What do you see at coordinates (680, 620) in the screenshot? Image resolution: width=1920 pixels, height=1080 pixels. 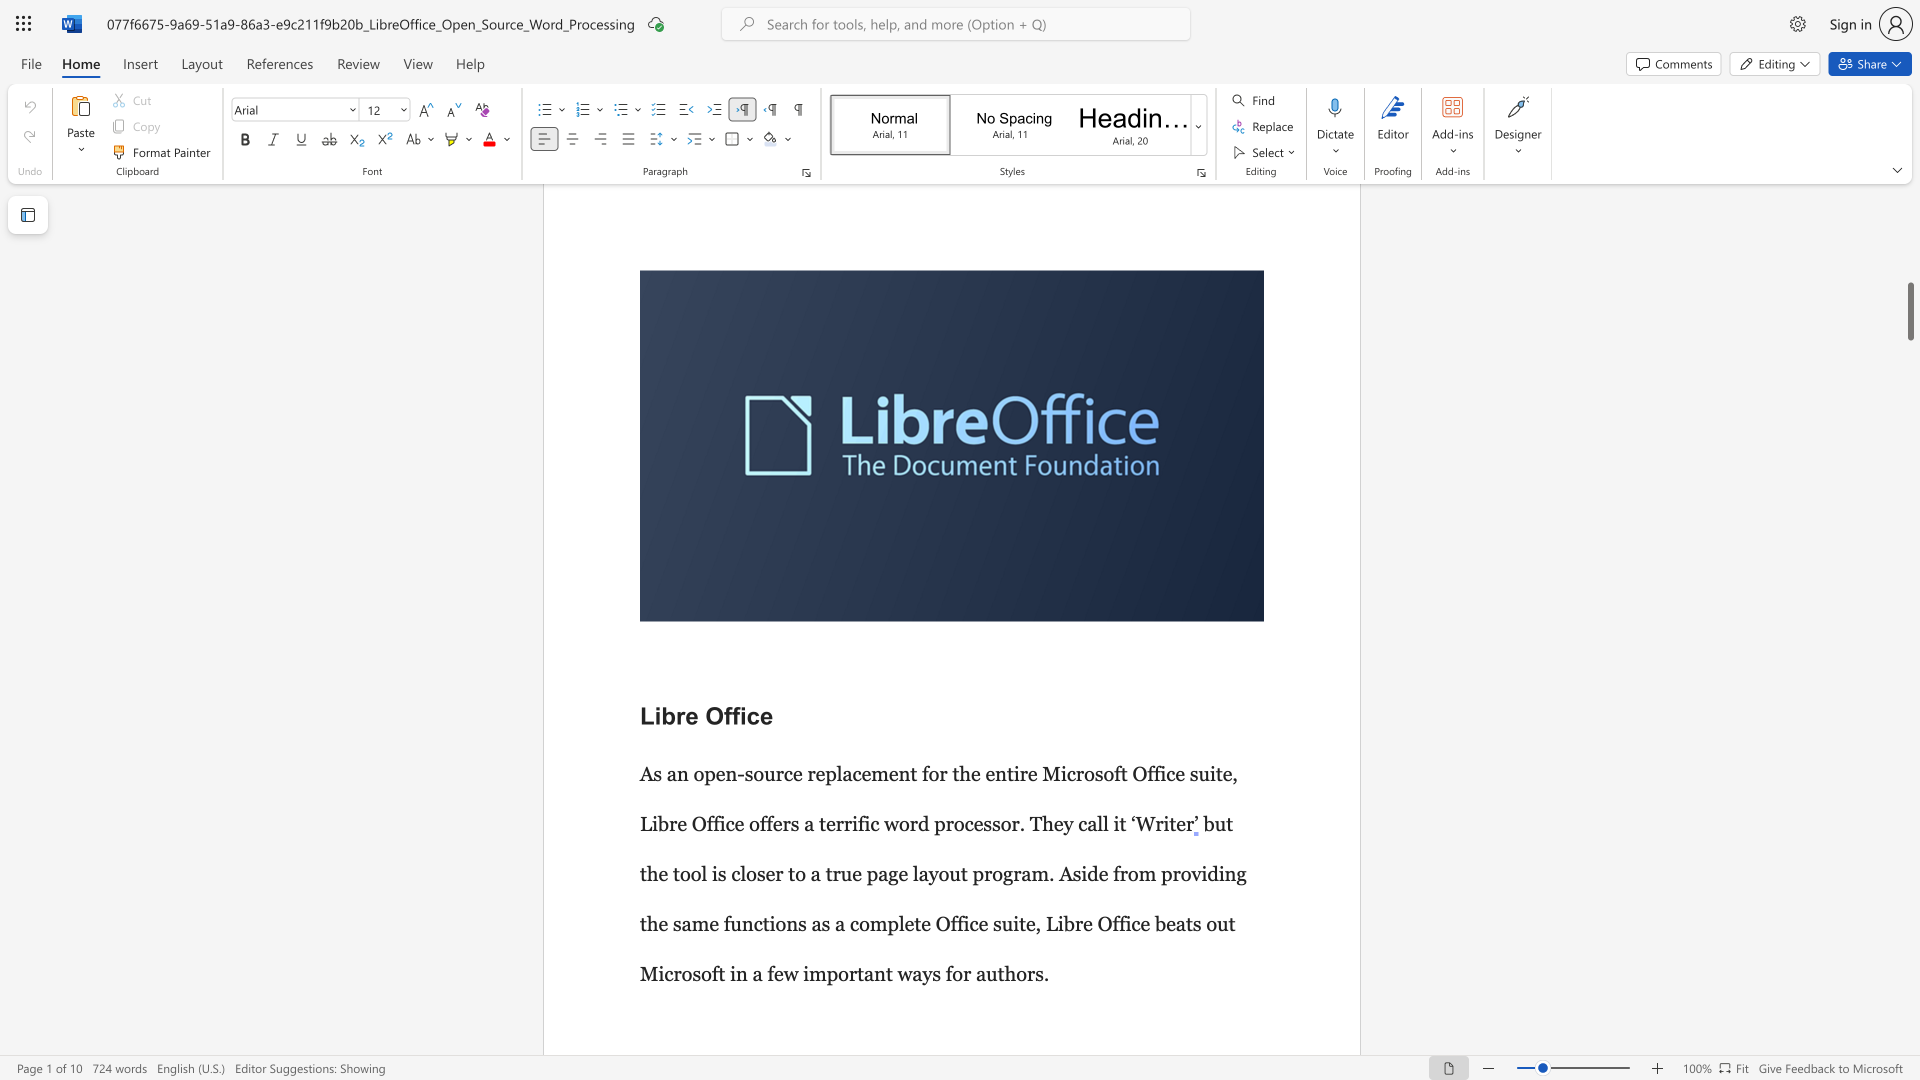 I see `the 1th character "r" in the text` at bounding box center [680, 620].